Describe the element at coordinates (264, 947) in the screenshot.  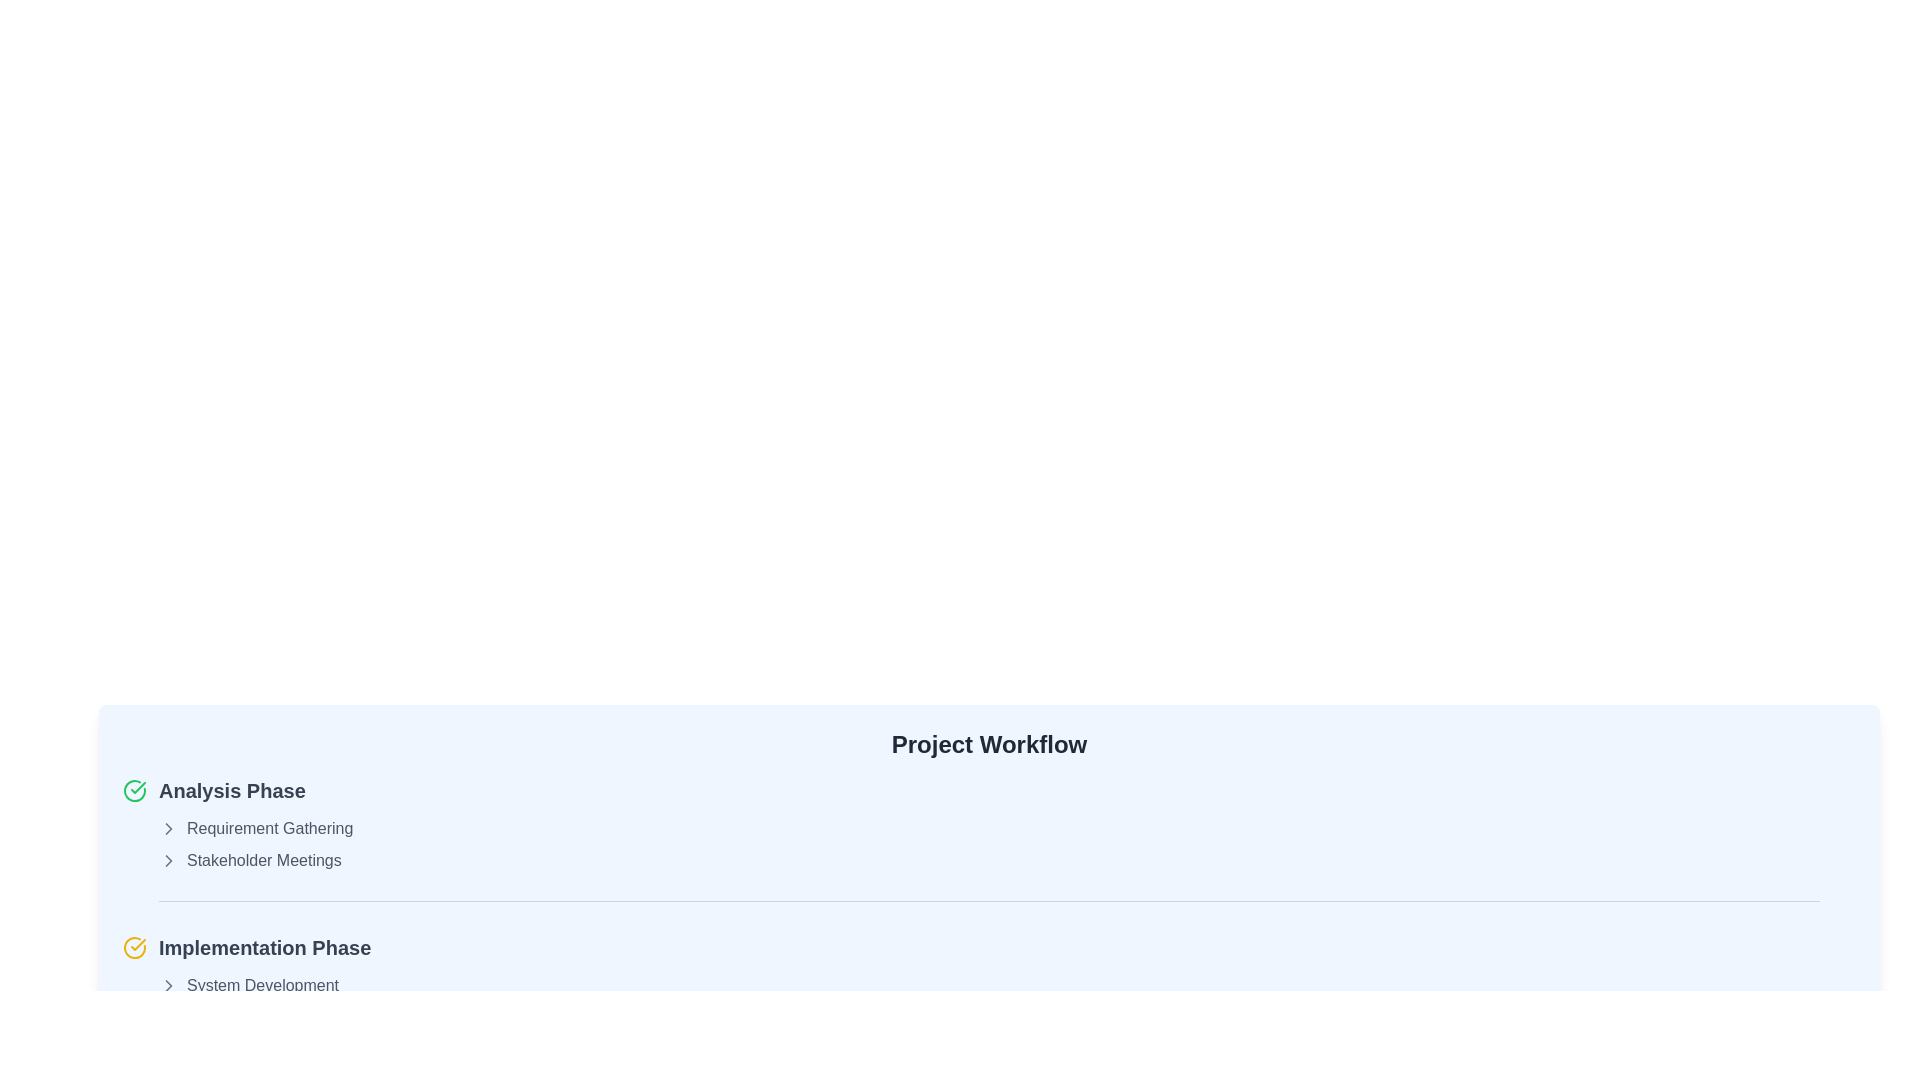
I see `the bold text label reading 'Implementation Phase'` at that location.